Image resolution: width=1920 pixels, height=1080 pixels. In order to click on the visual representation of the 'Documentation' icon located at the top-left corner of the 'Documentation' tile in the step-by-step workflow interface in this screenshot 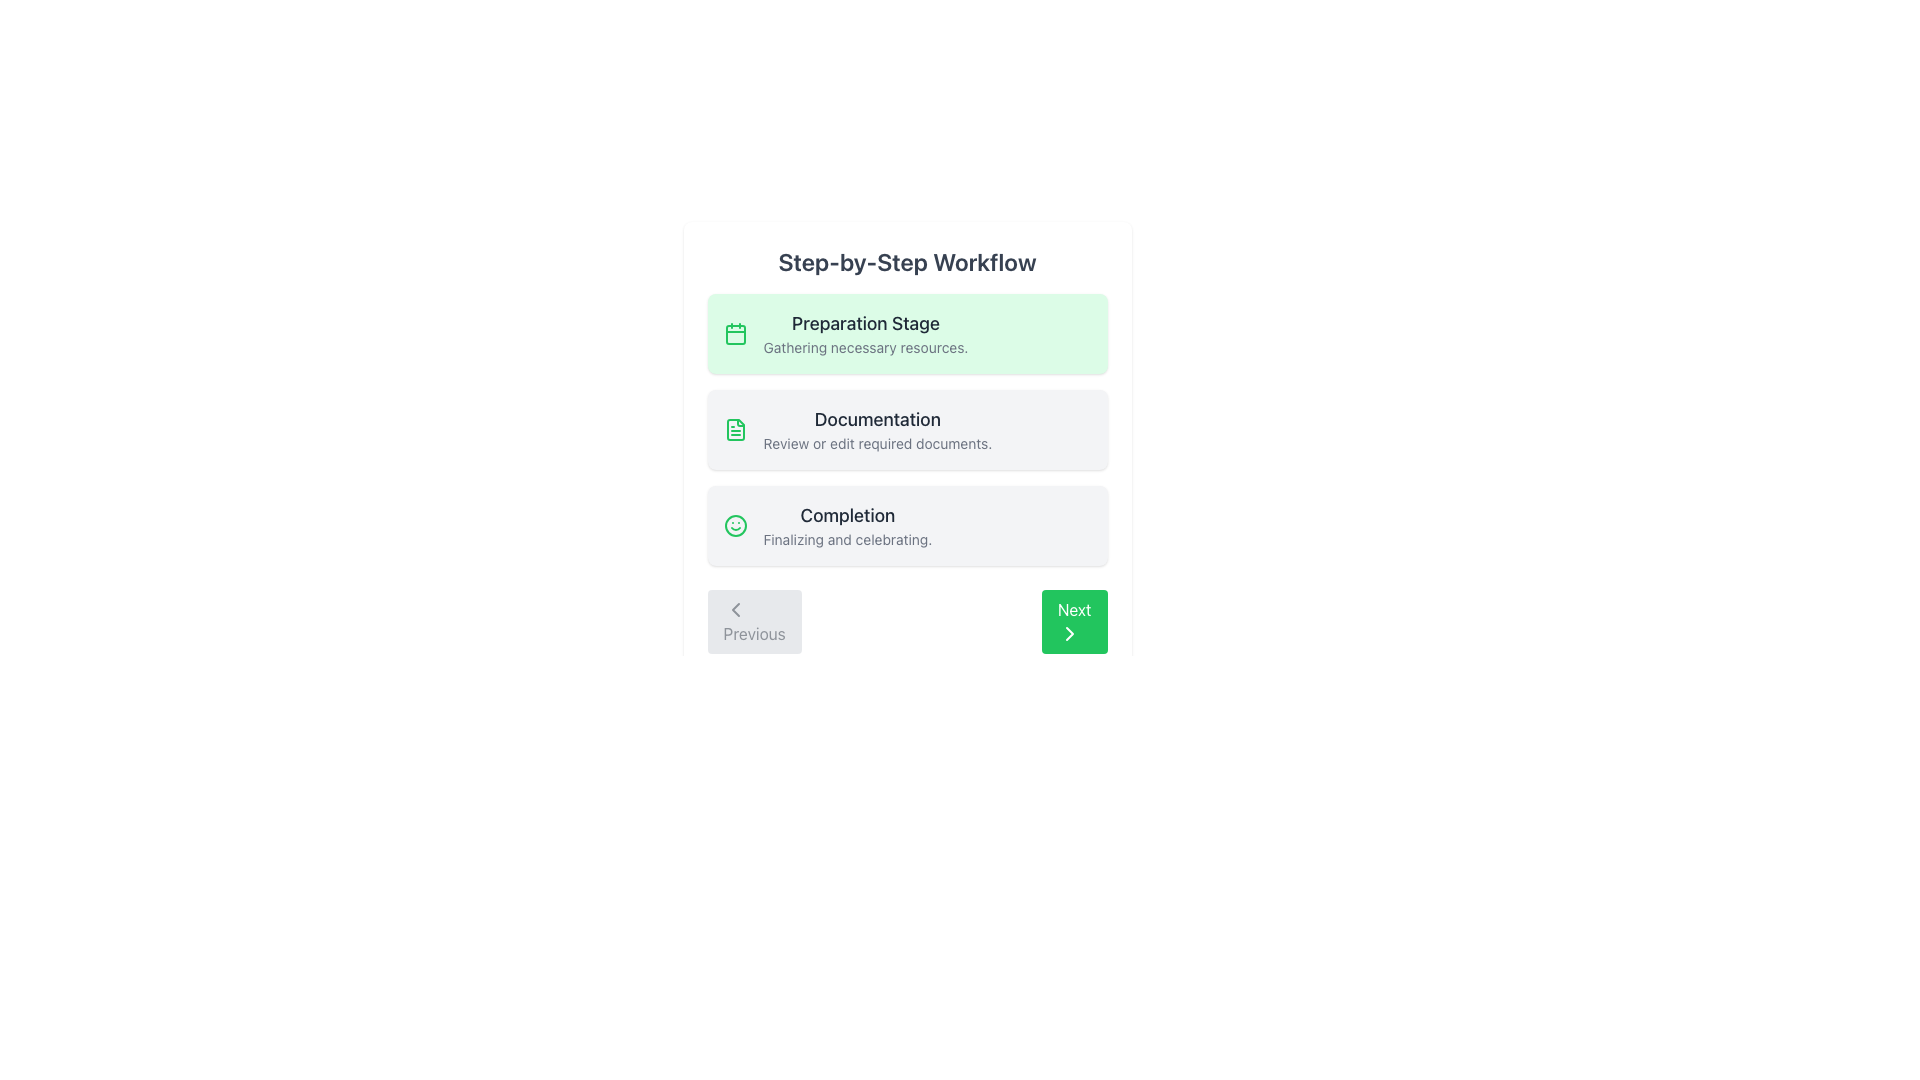, I will do `click(734, 428)`.